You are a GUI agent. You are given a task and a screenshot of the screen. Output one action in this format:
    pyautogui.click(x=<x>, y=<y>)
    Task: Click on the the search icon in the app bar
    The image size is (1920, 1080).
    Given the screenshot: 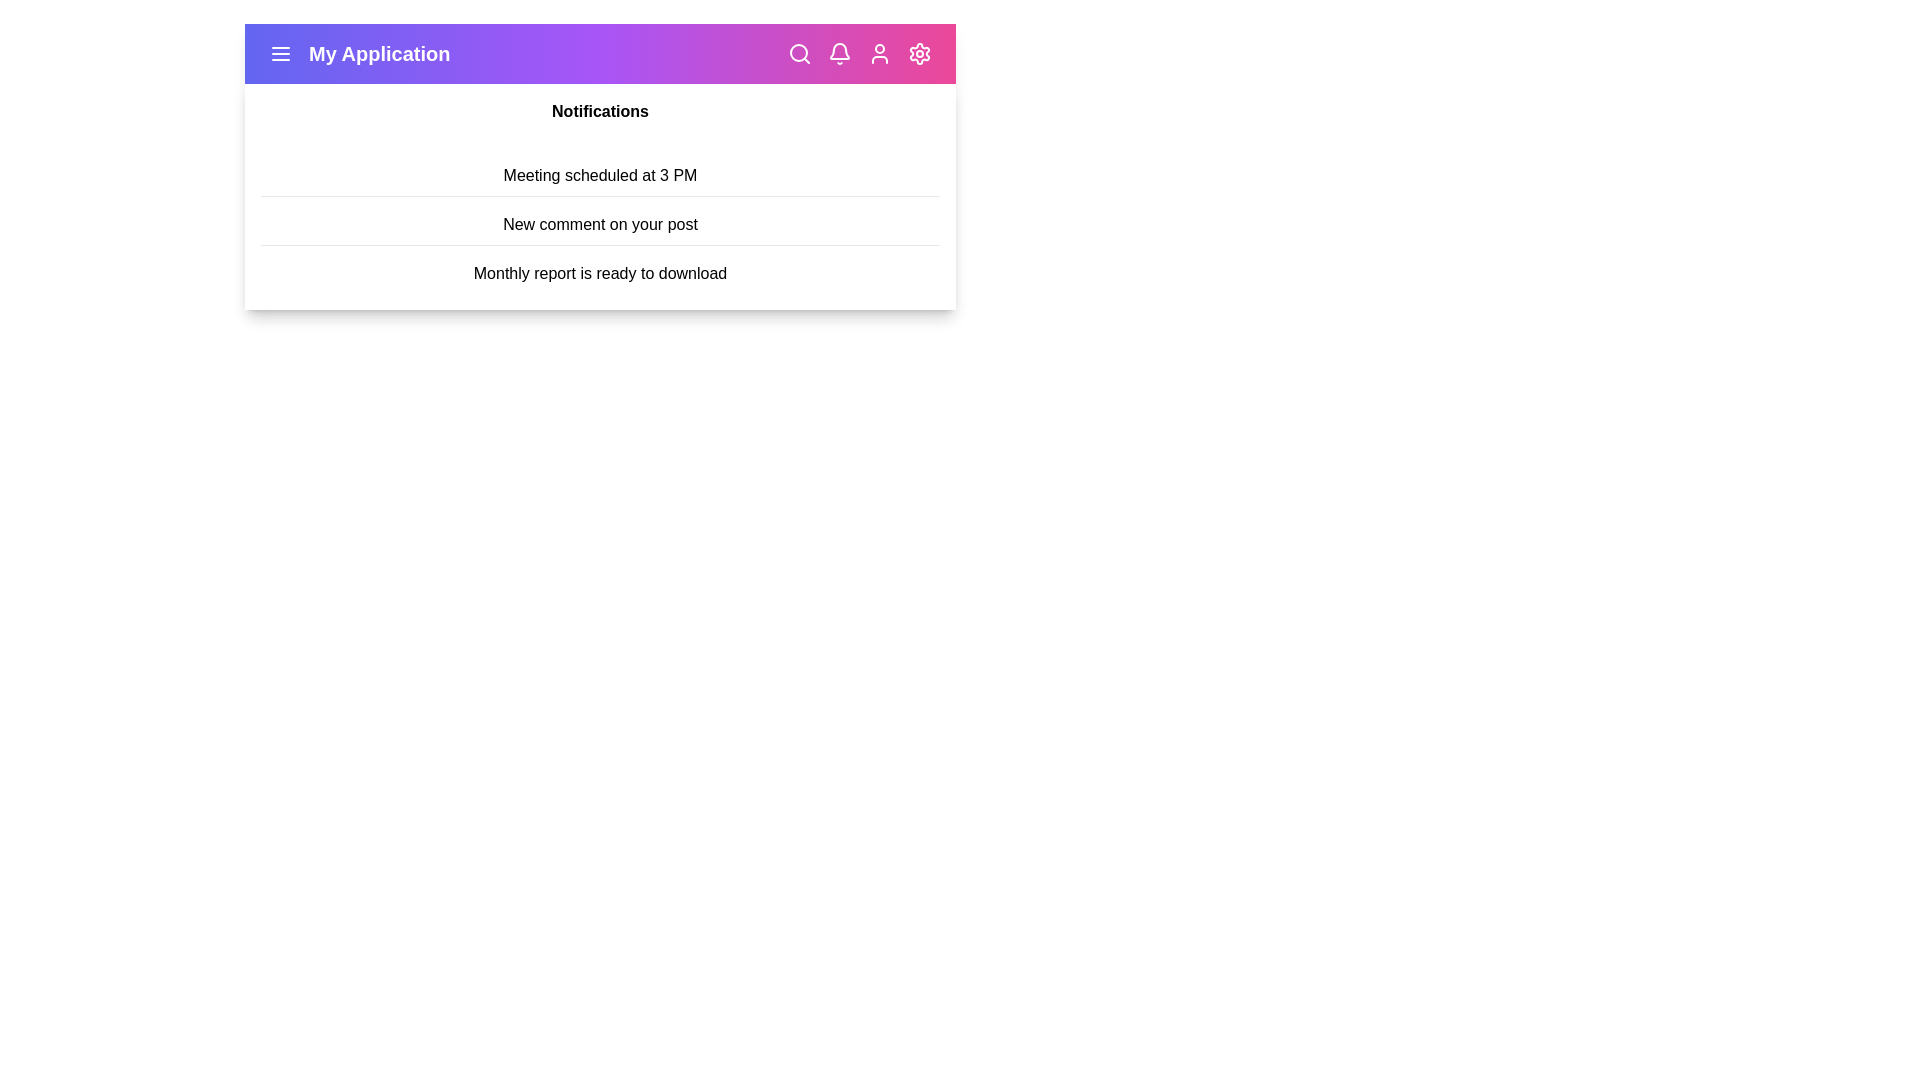 What is the action you would take?
    pyautogui.click(x=800, y=53)
    